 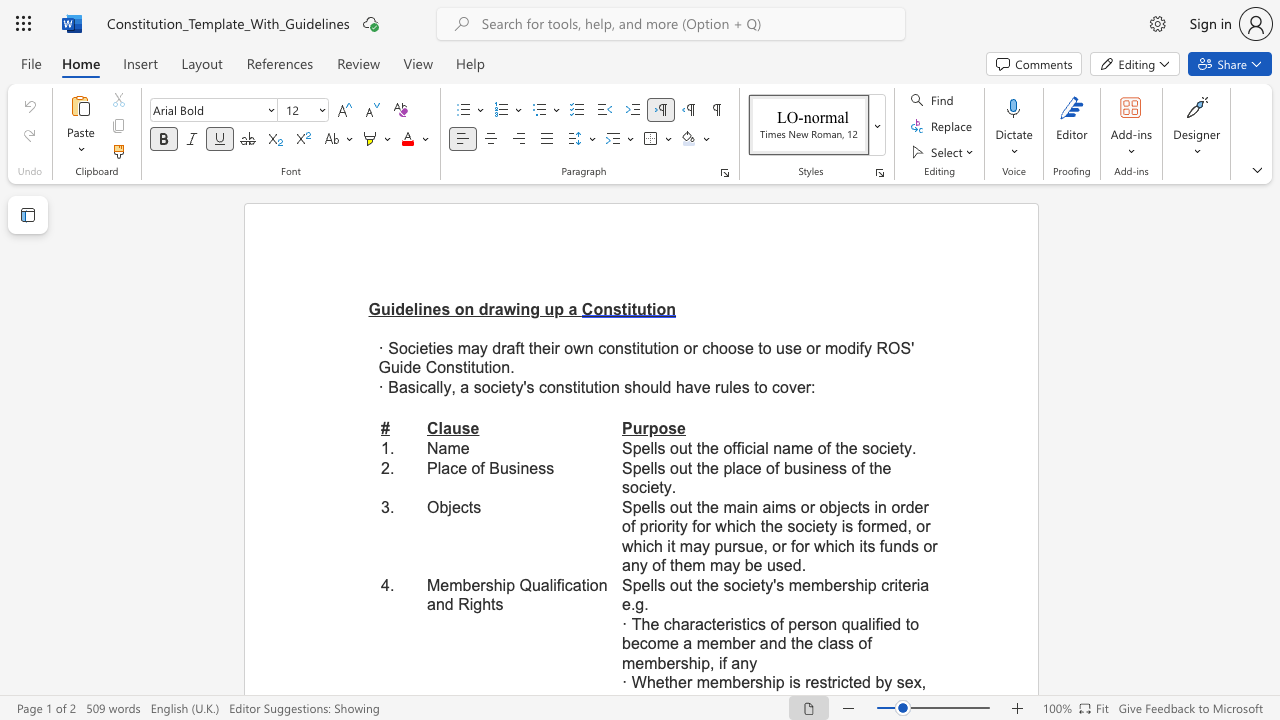 What do you see at coordinates (488, 367) in the screenshot?
I see `the subset text "ion." within the text "ROS"` at bounding box center [488, 367].